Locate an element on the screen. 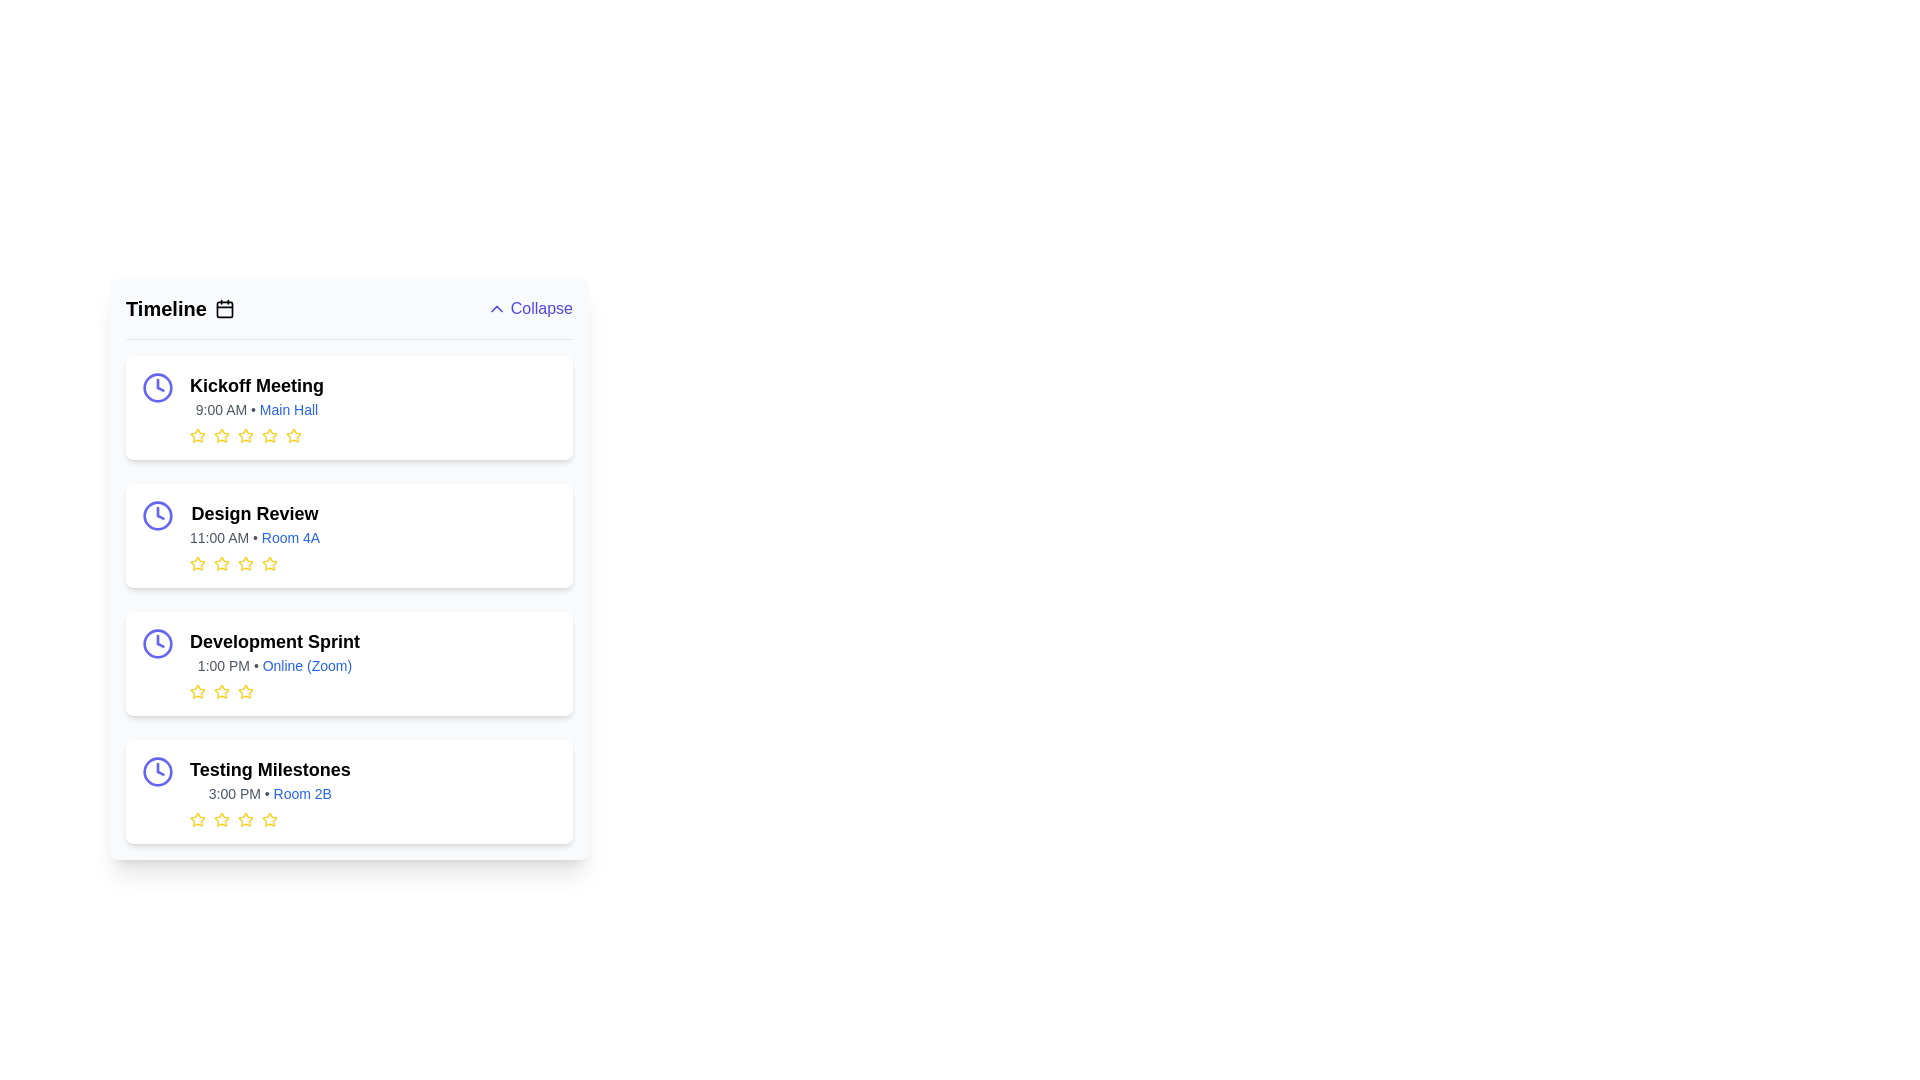 This screenshot has height=1080, width=1920. the second star icon in the star rating system below the 'Kickoff Meeting' section in the 'Timeline' interface is located at coordinates (268, 434).